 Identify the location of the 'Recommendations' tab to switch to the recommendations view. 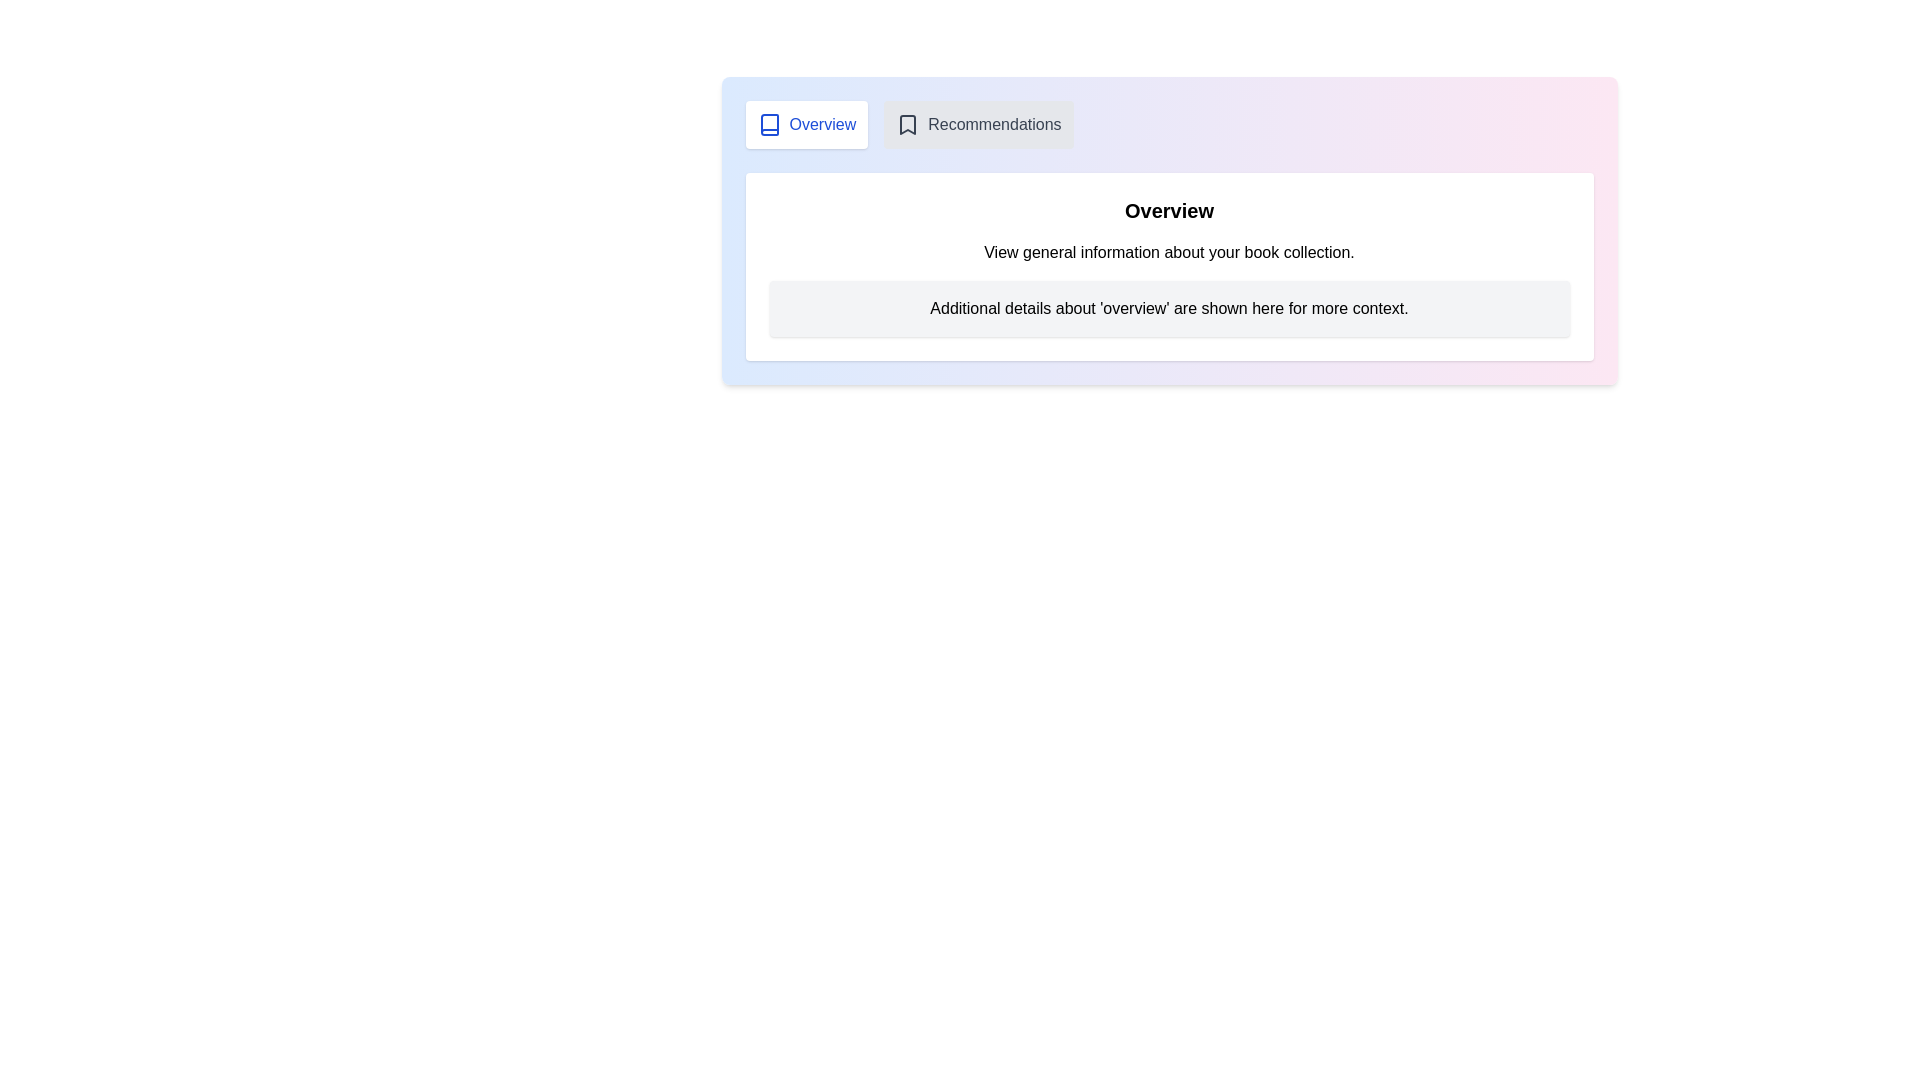
(978, 124).